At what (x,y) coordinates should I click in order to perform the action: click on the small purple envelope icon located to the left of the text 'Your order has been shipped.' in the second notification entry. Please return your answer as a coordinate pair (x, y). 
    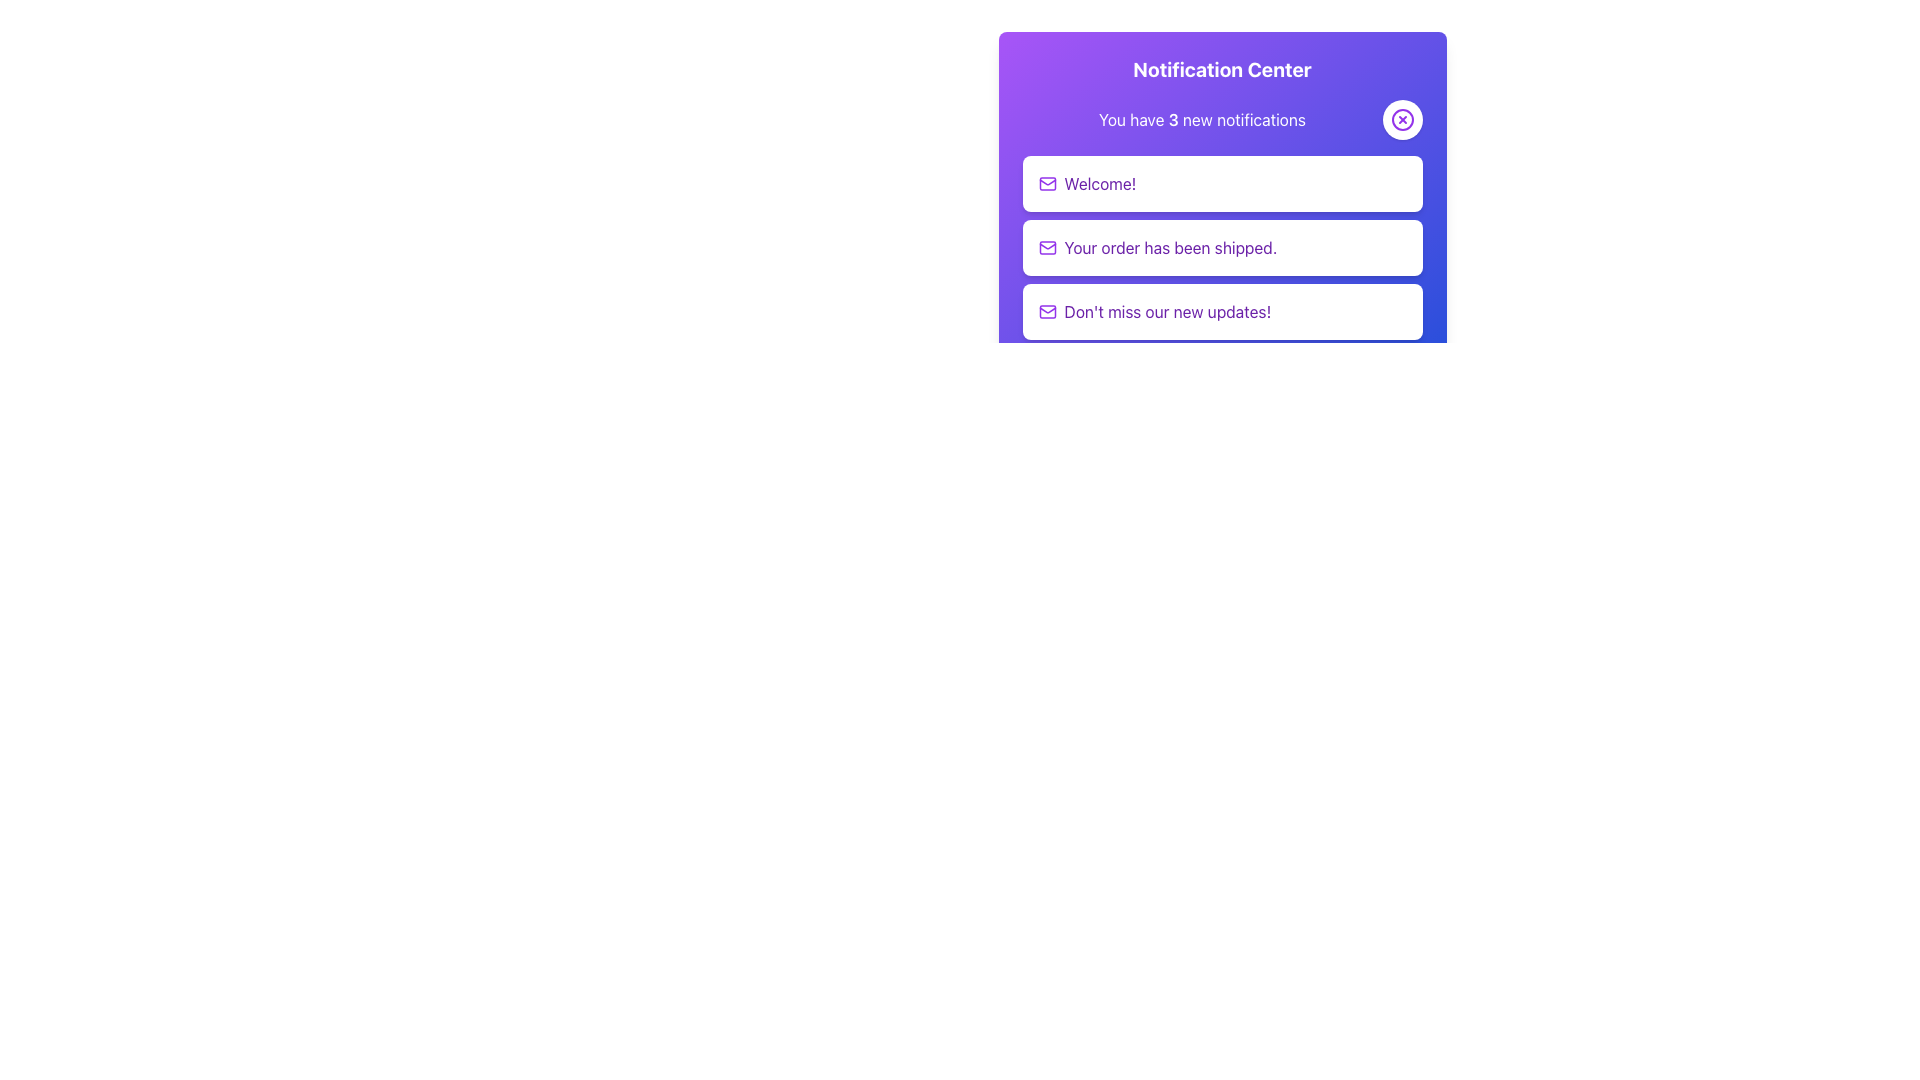
    Looking at the image, I should click on (1046, 246).